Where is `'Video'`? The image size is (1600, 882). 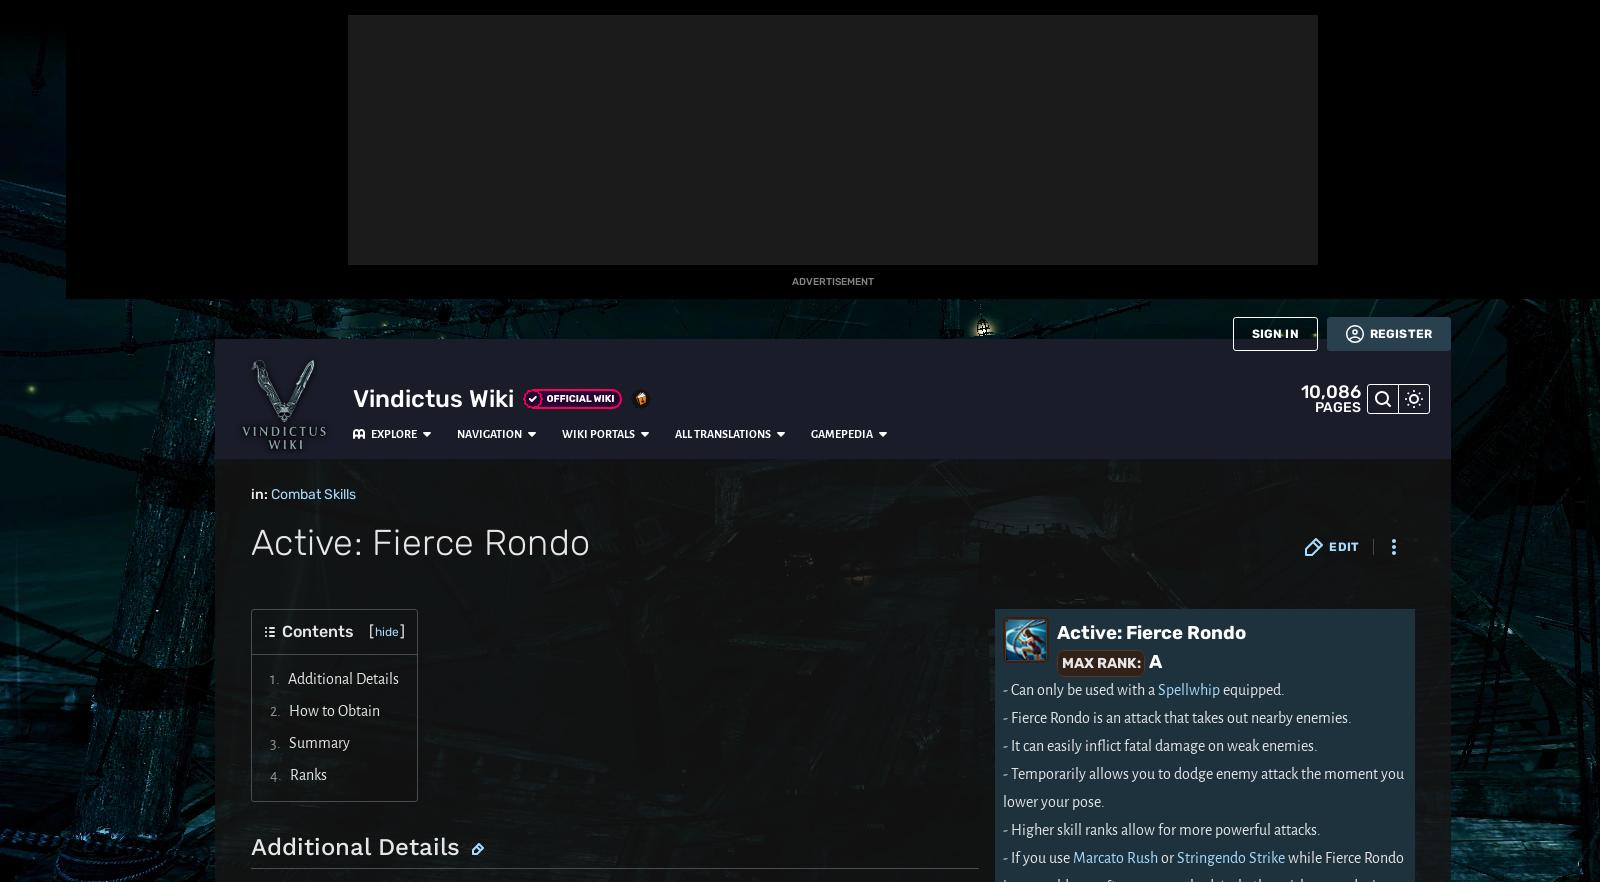
'Video' is located at coordinates (31, 573).